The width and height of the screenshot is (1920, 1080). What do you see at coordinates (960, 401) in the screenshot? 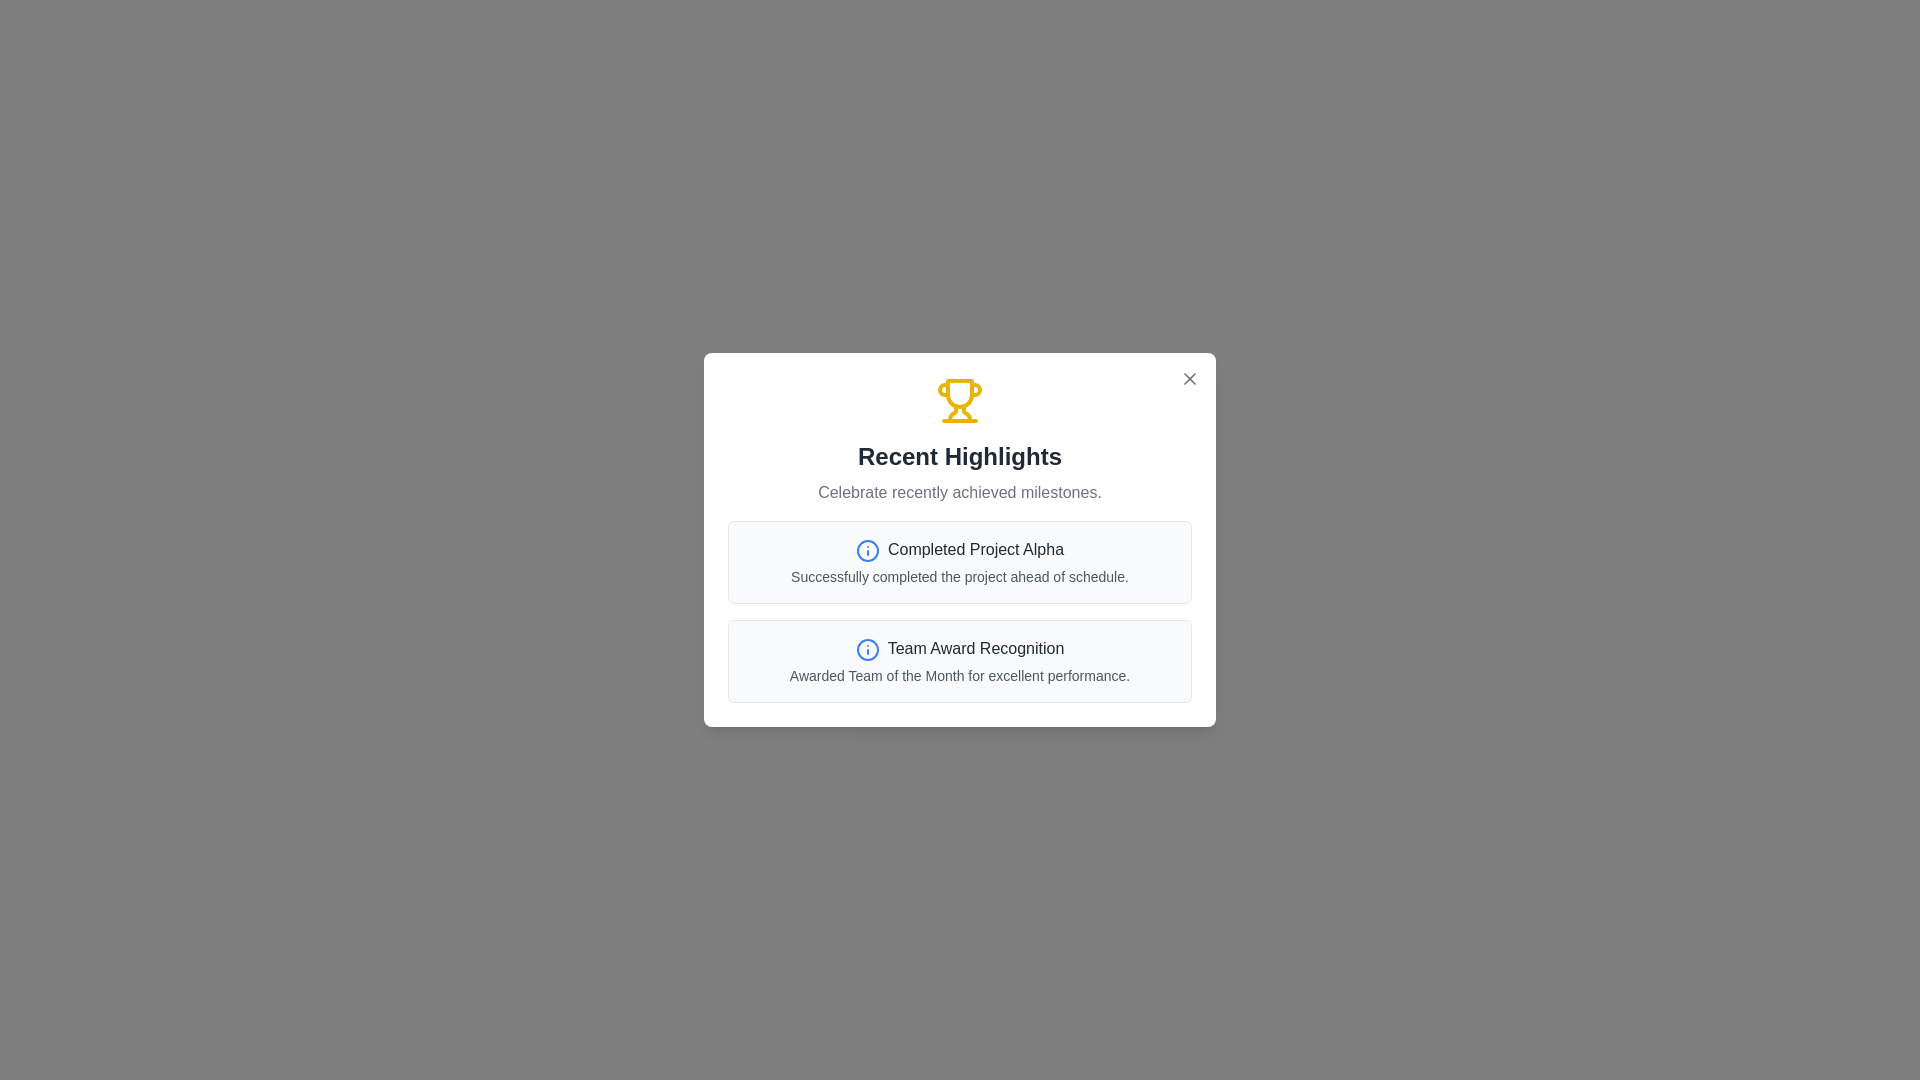
I see `the golden trophy icon located at the center top of the 'Recent Highlights' modal window` at bounding box center [960, 401].